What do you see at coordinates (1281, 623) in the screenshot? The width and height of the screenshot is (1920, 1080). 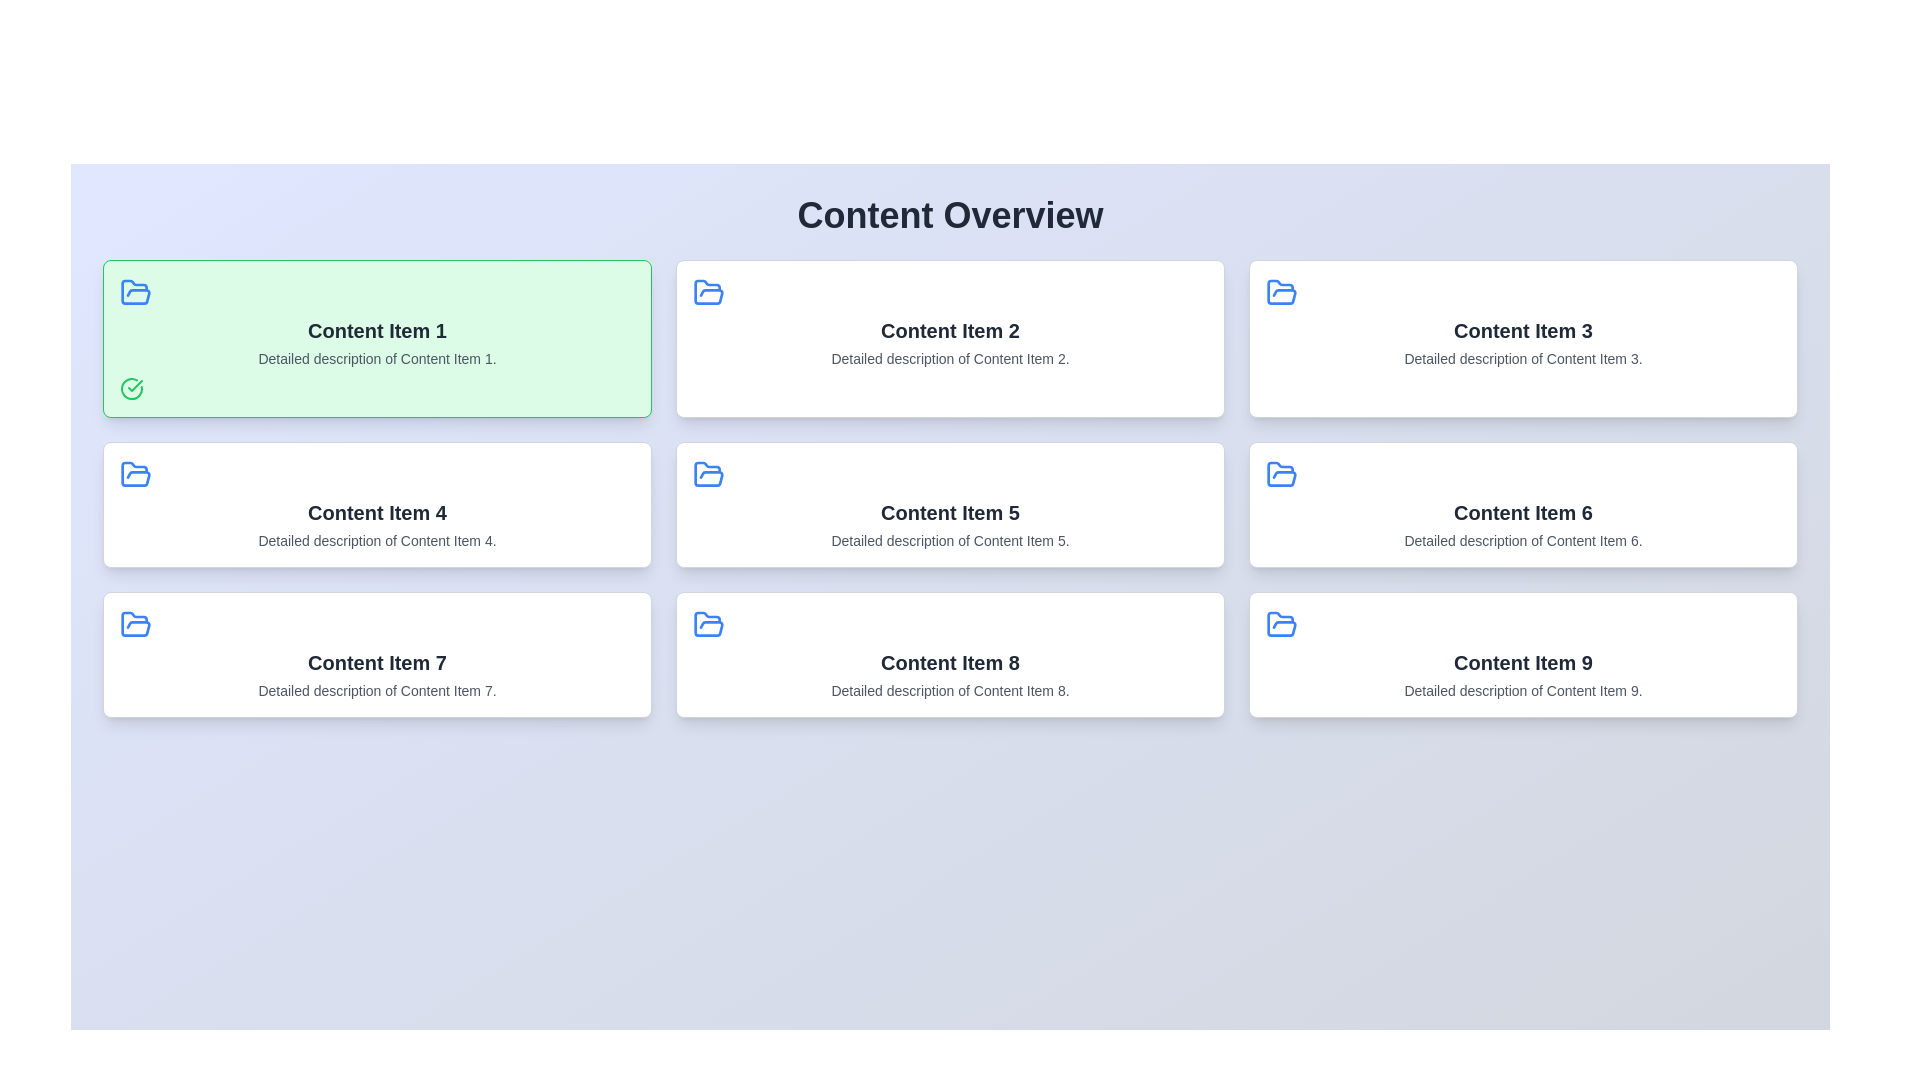 I see `the blue open folder icon located in the 'Content Overview' section, corresponding to 'Content Item 9' in the last row` at bounding box center [1281, 623].